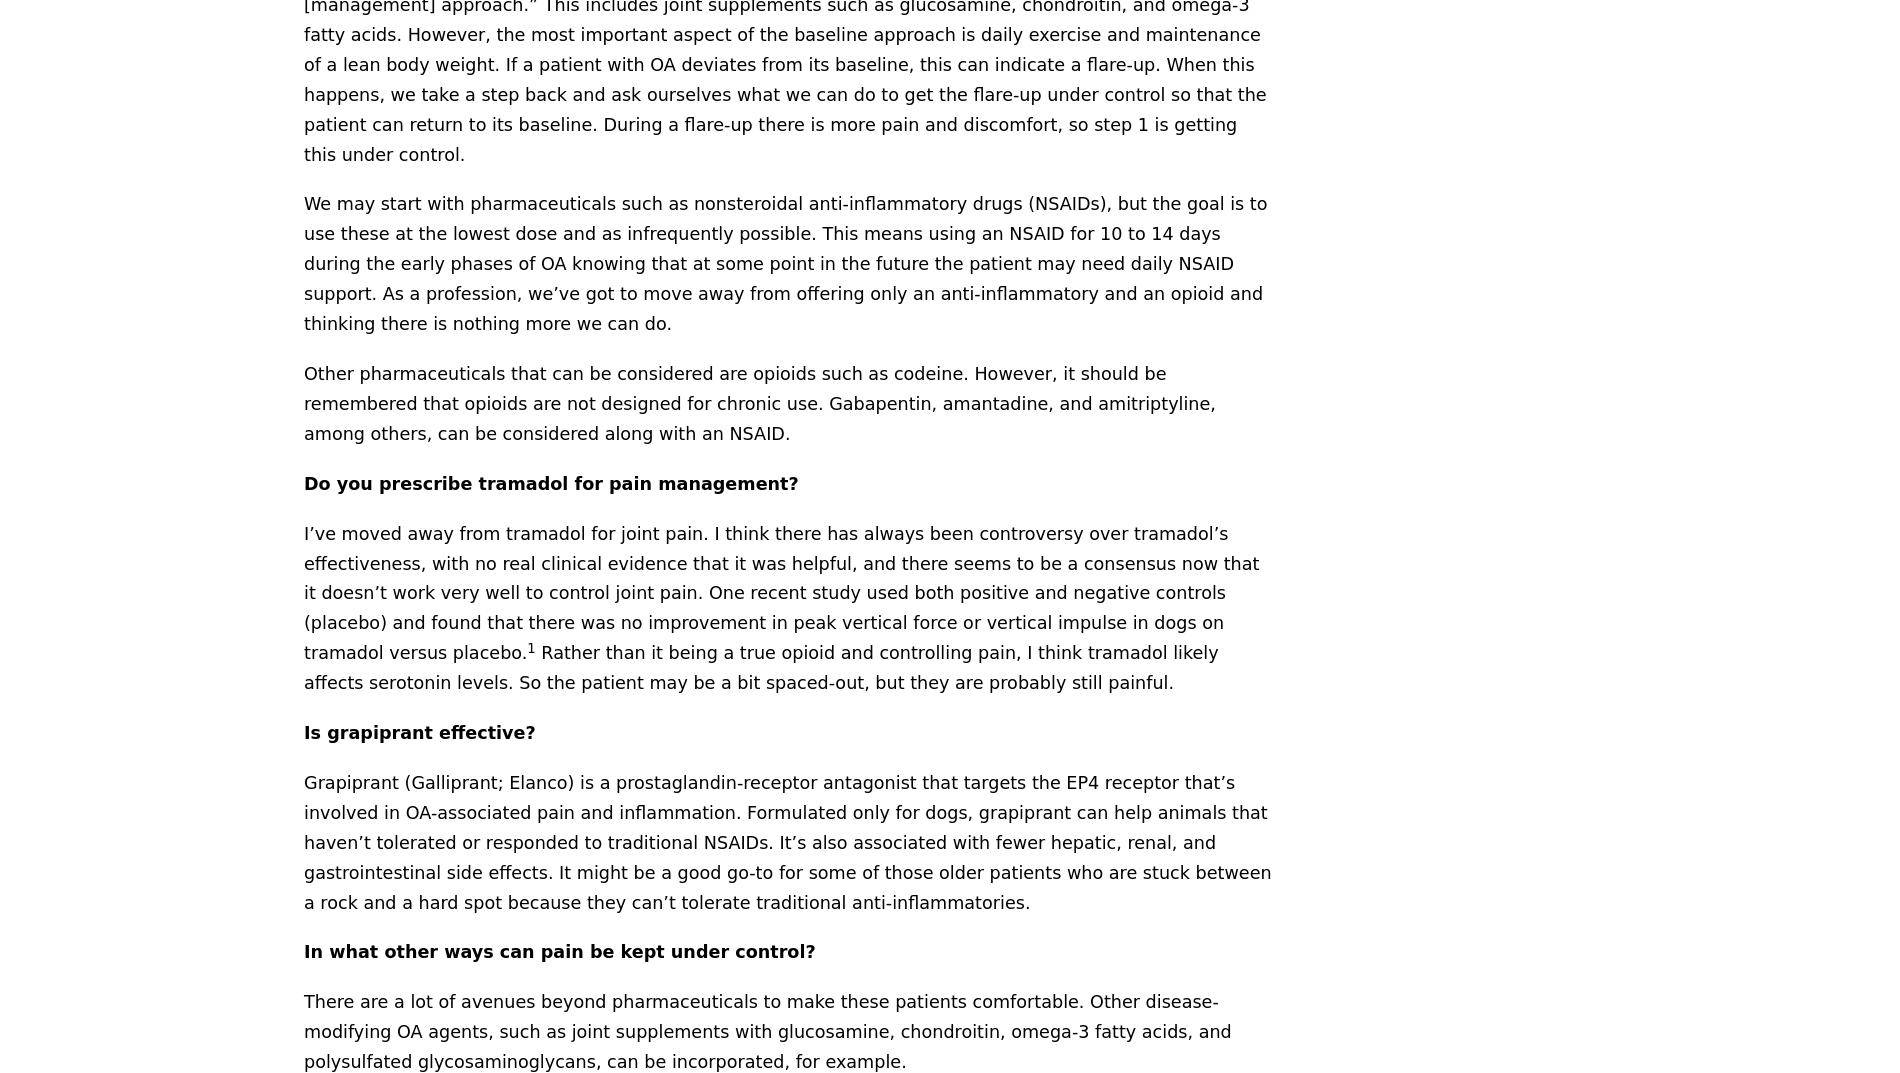 The height and width of the screenshot is (1073, 1900). I want to click on 'I’ve moved away from tramadol for joint pain. I think there has always been controversy over tramadol’s effectiveness, with no real clinical evidence that it was helpful, and there seems to be a consensus now that it doesn’t work very well to control joint pain. One recent study used both positive and negative controls (placebo) and found that there was no improvement in peak vertical force or vertical impulse in dogs on tramadol versus placebo.', so click(780, 593).